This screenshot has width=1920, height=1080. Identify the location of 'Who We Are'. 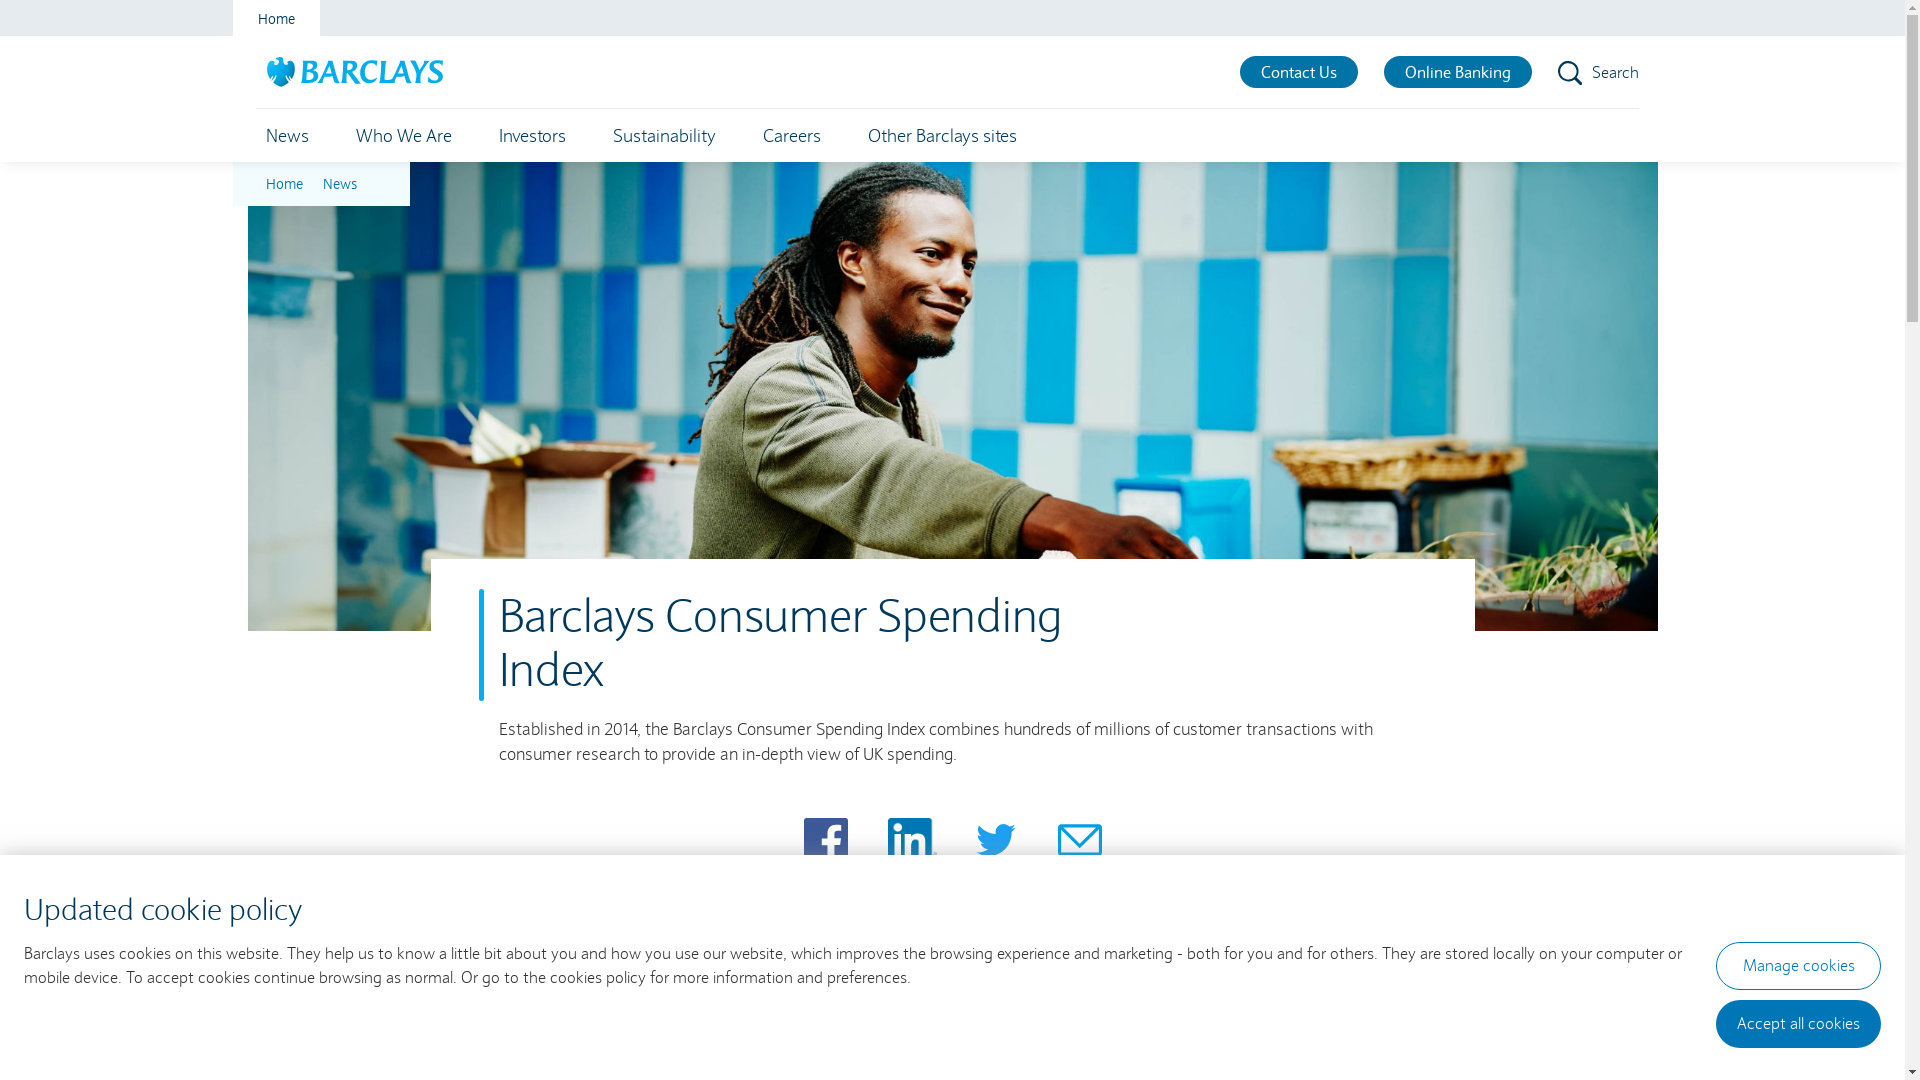
(345, 135).